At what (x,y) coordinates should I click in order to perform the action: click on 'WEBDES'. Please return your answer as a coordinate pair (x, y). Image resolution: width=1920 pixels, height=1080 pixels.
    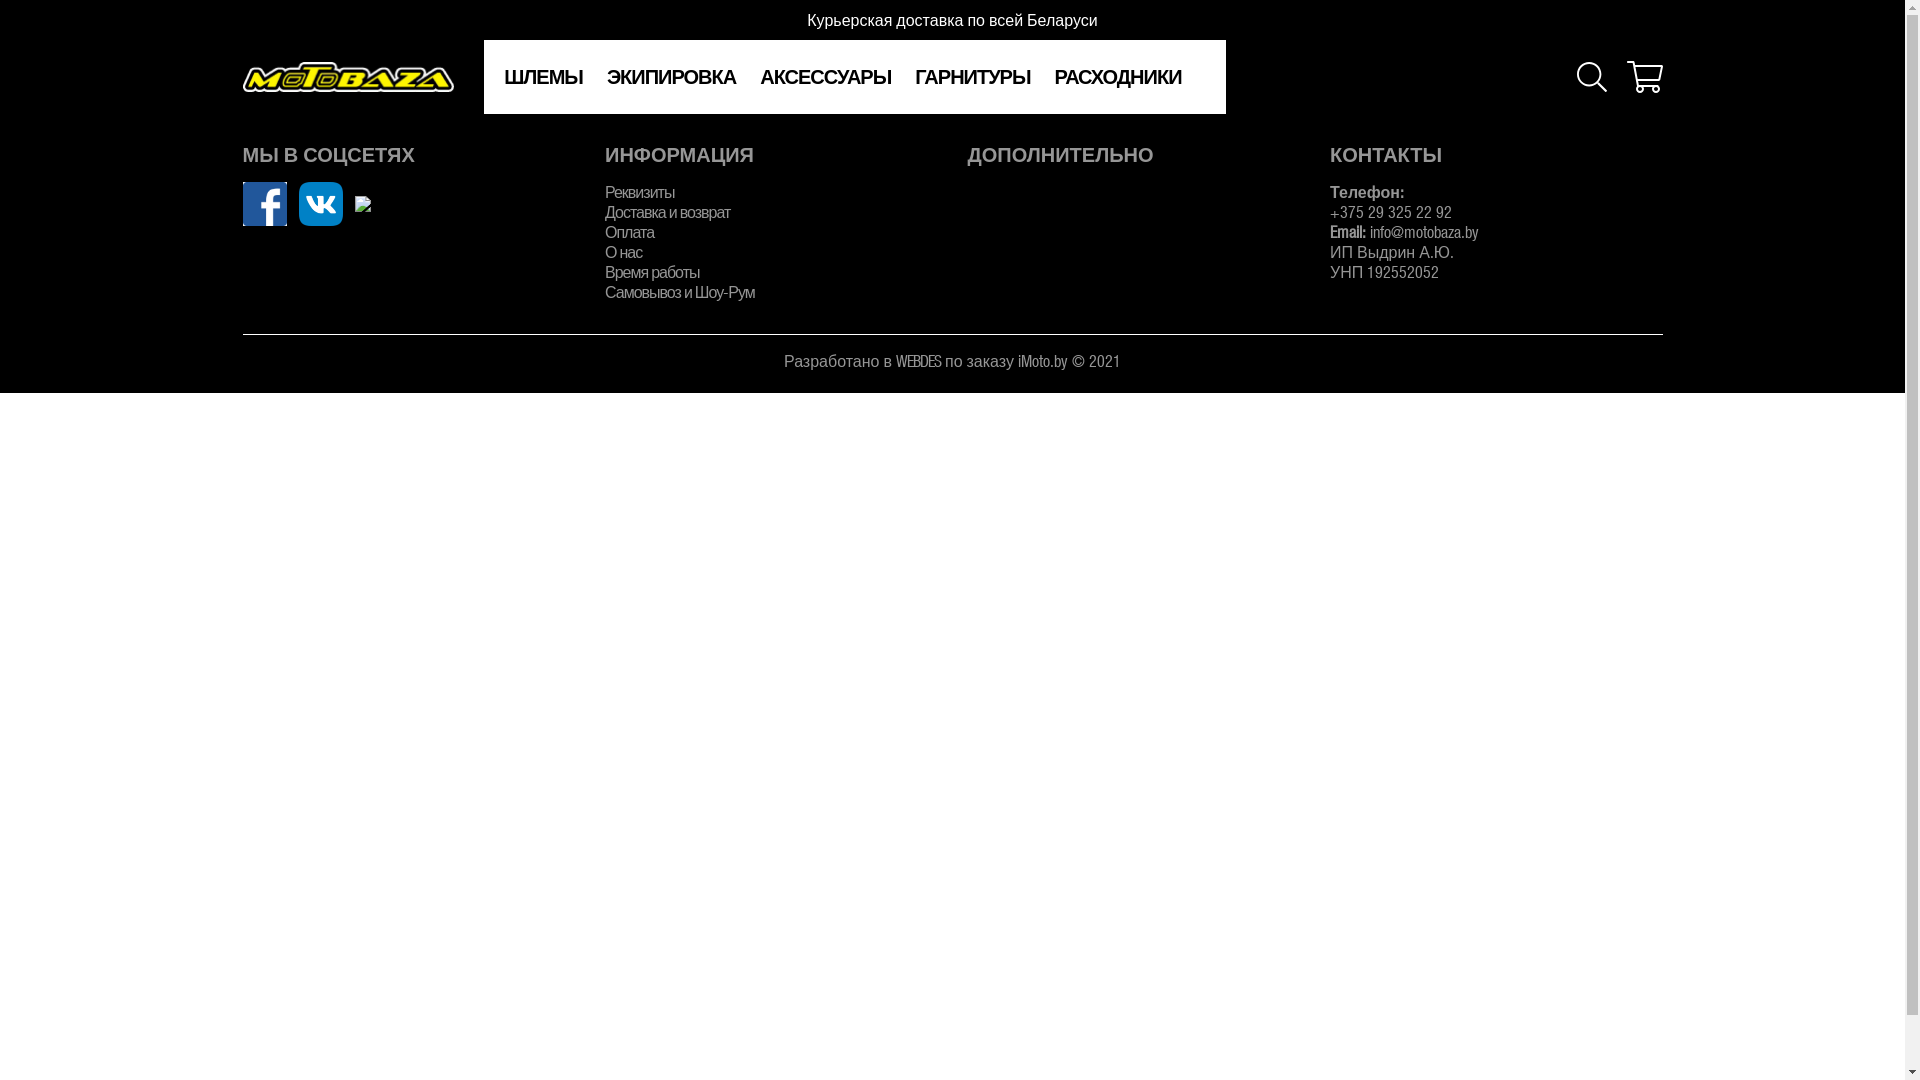
    Looking at the image, I should click on (917, 360).